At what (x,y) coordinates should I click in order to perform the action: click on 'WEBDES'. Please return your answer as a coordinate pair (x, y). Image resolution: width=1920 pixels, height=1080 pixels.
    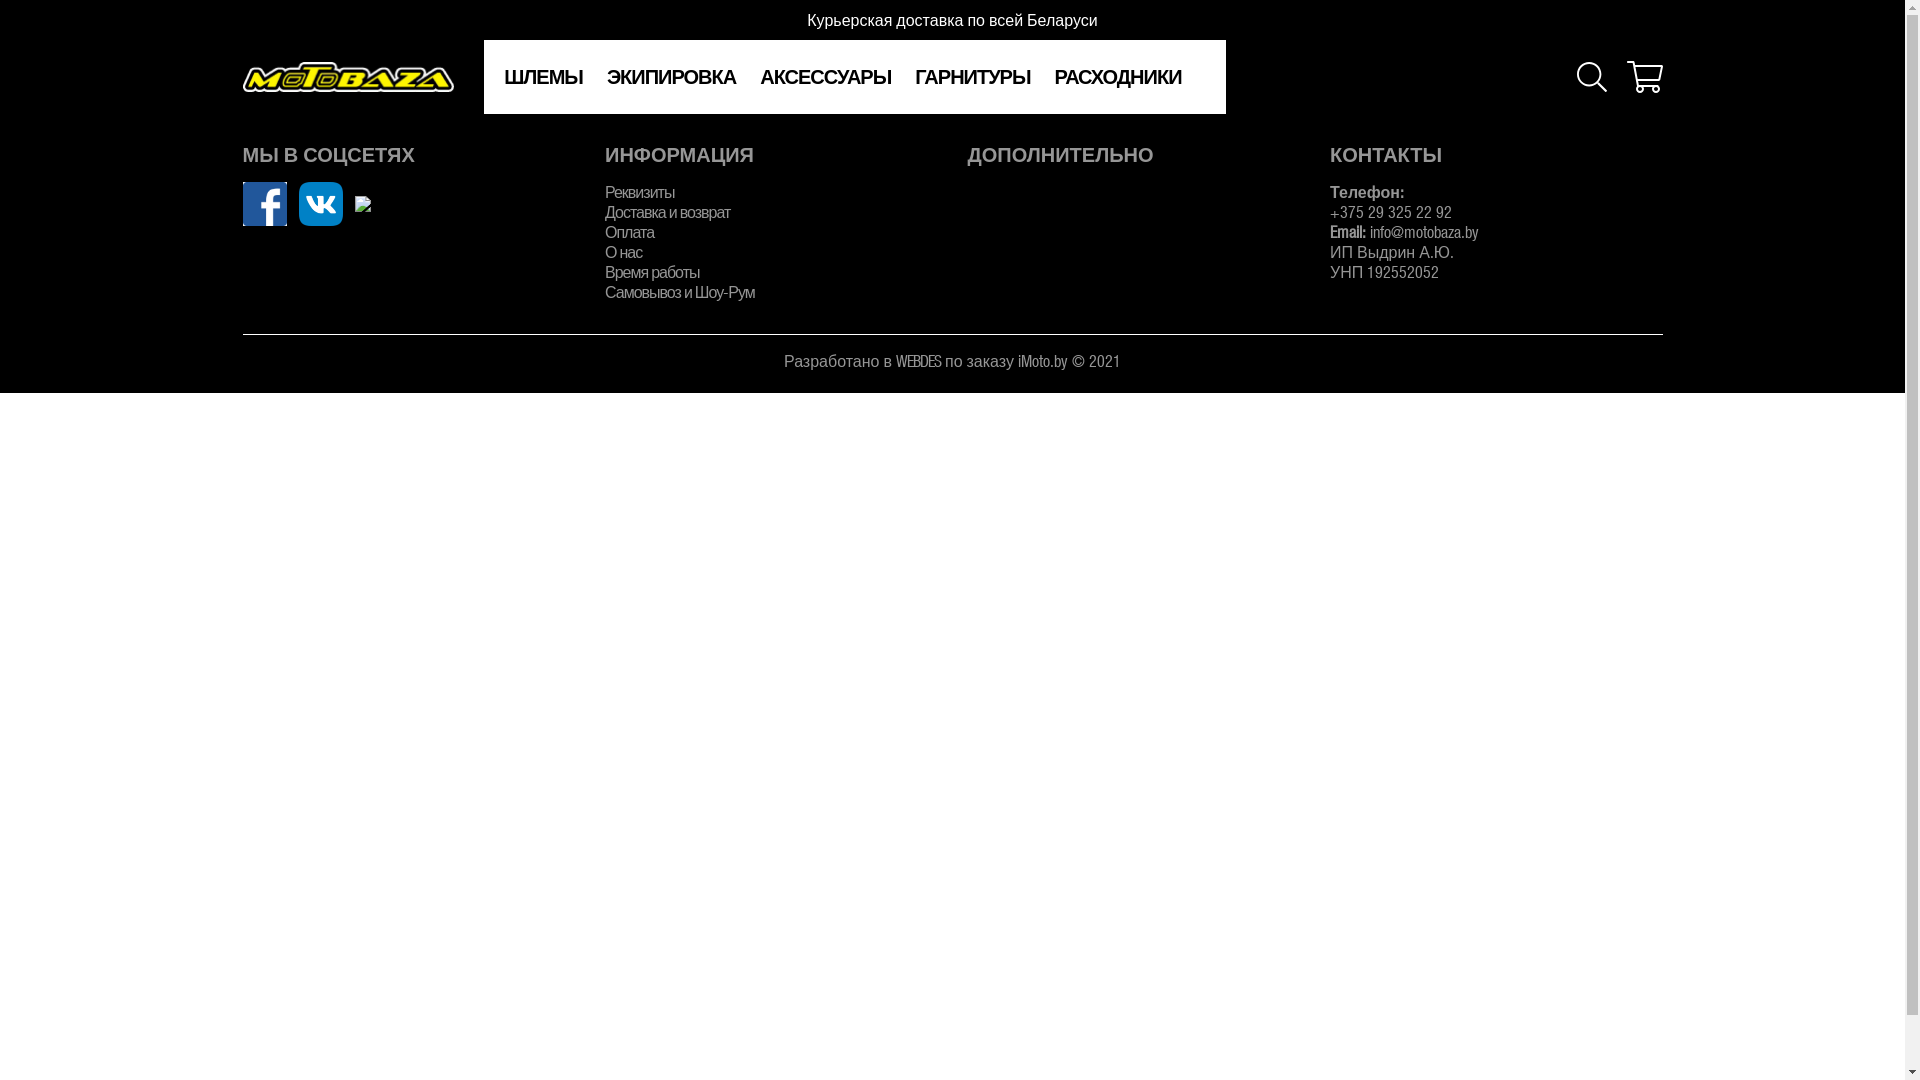
    Looking at the image, I should click on (917, 360).